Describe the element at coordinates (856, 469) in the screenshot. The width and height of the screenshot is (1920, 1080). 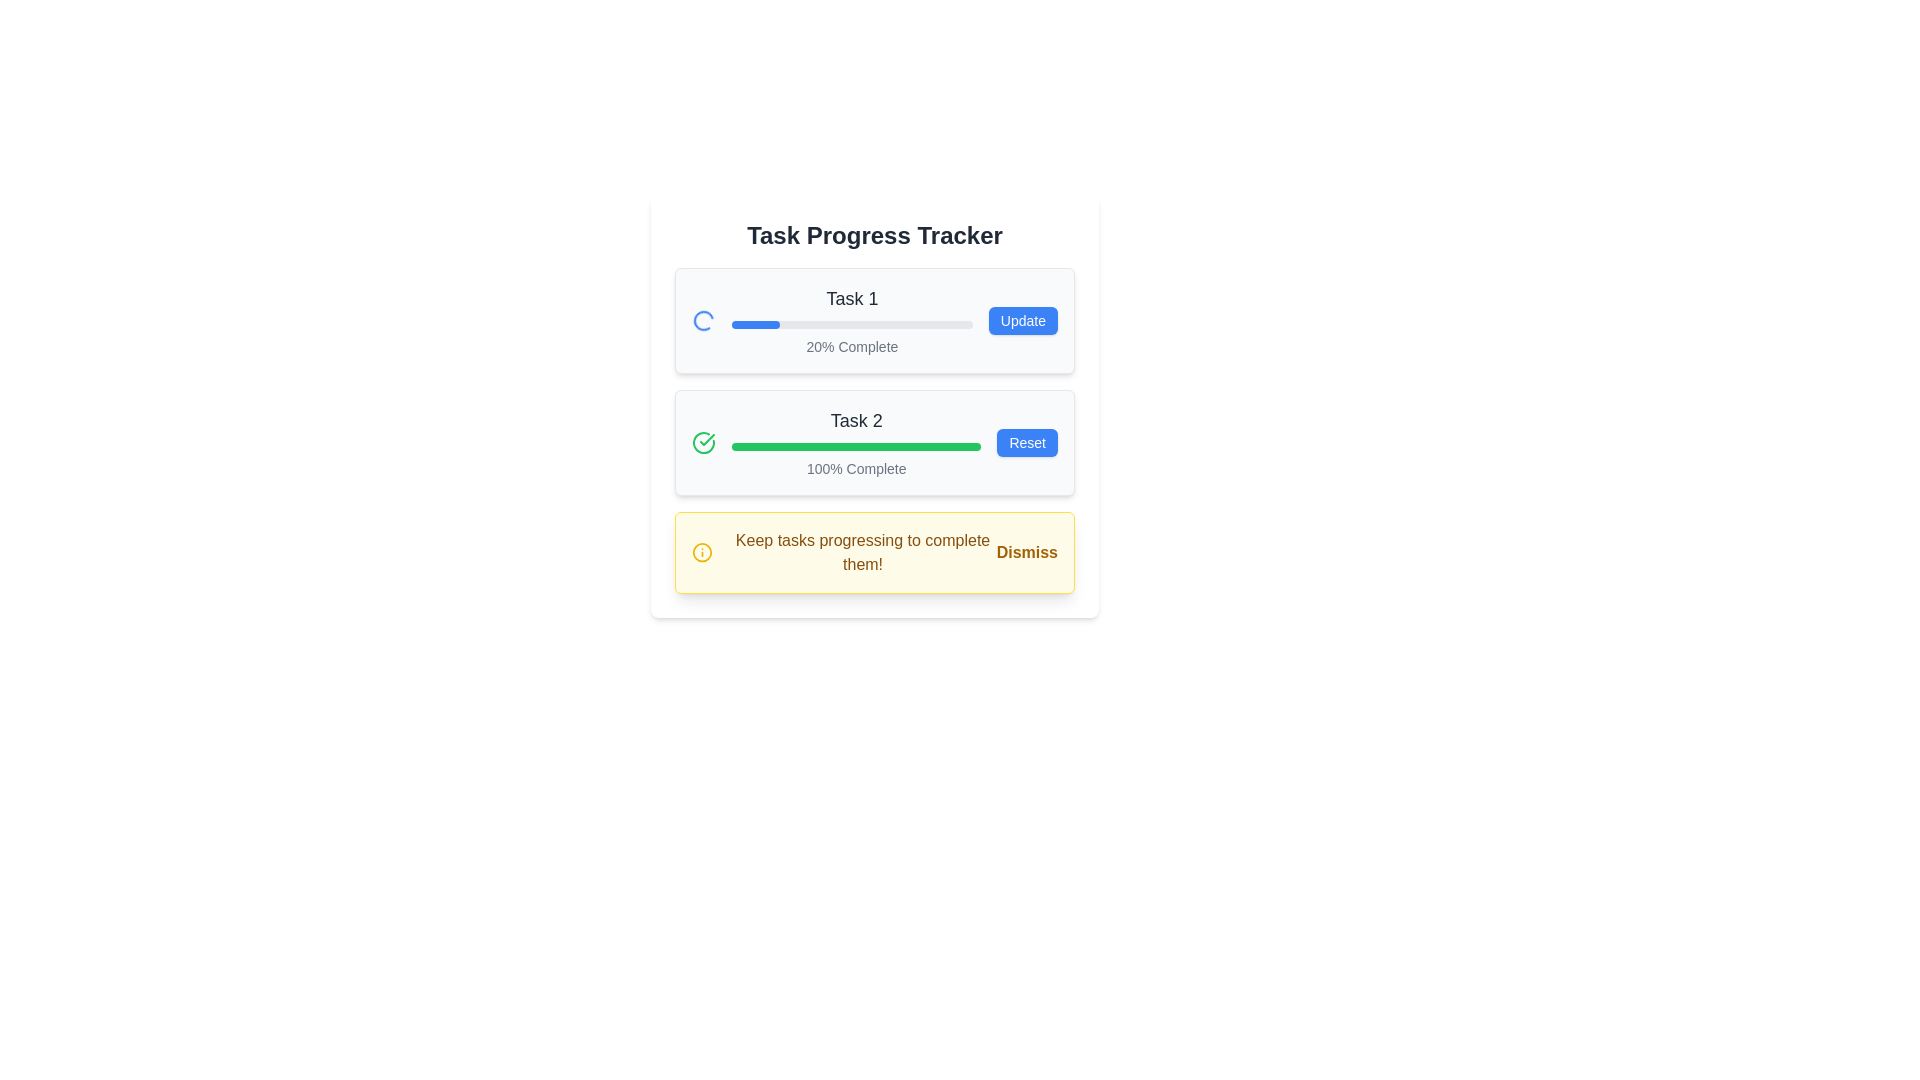
I see `text label displaying '100% Complete' located beneath the progress bar in the 'Task 2' section of the task tracker interface` at that location.